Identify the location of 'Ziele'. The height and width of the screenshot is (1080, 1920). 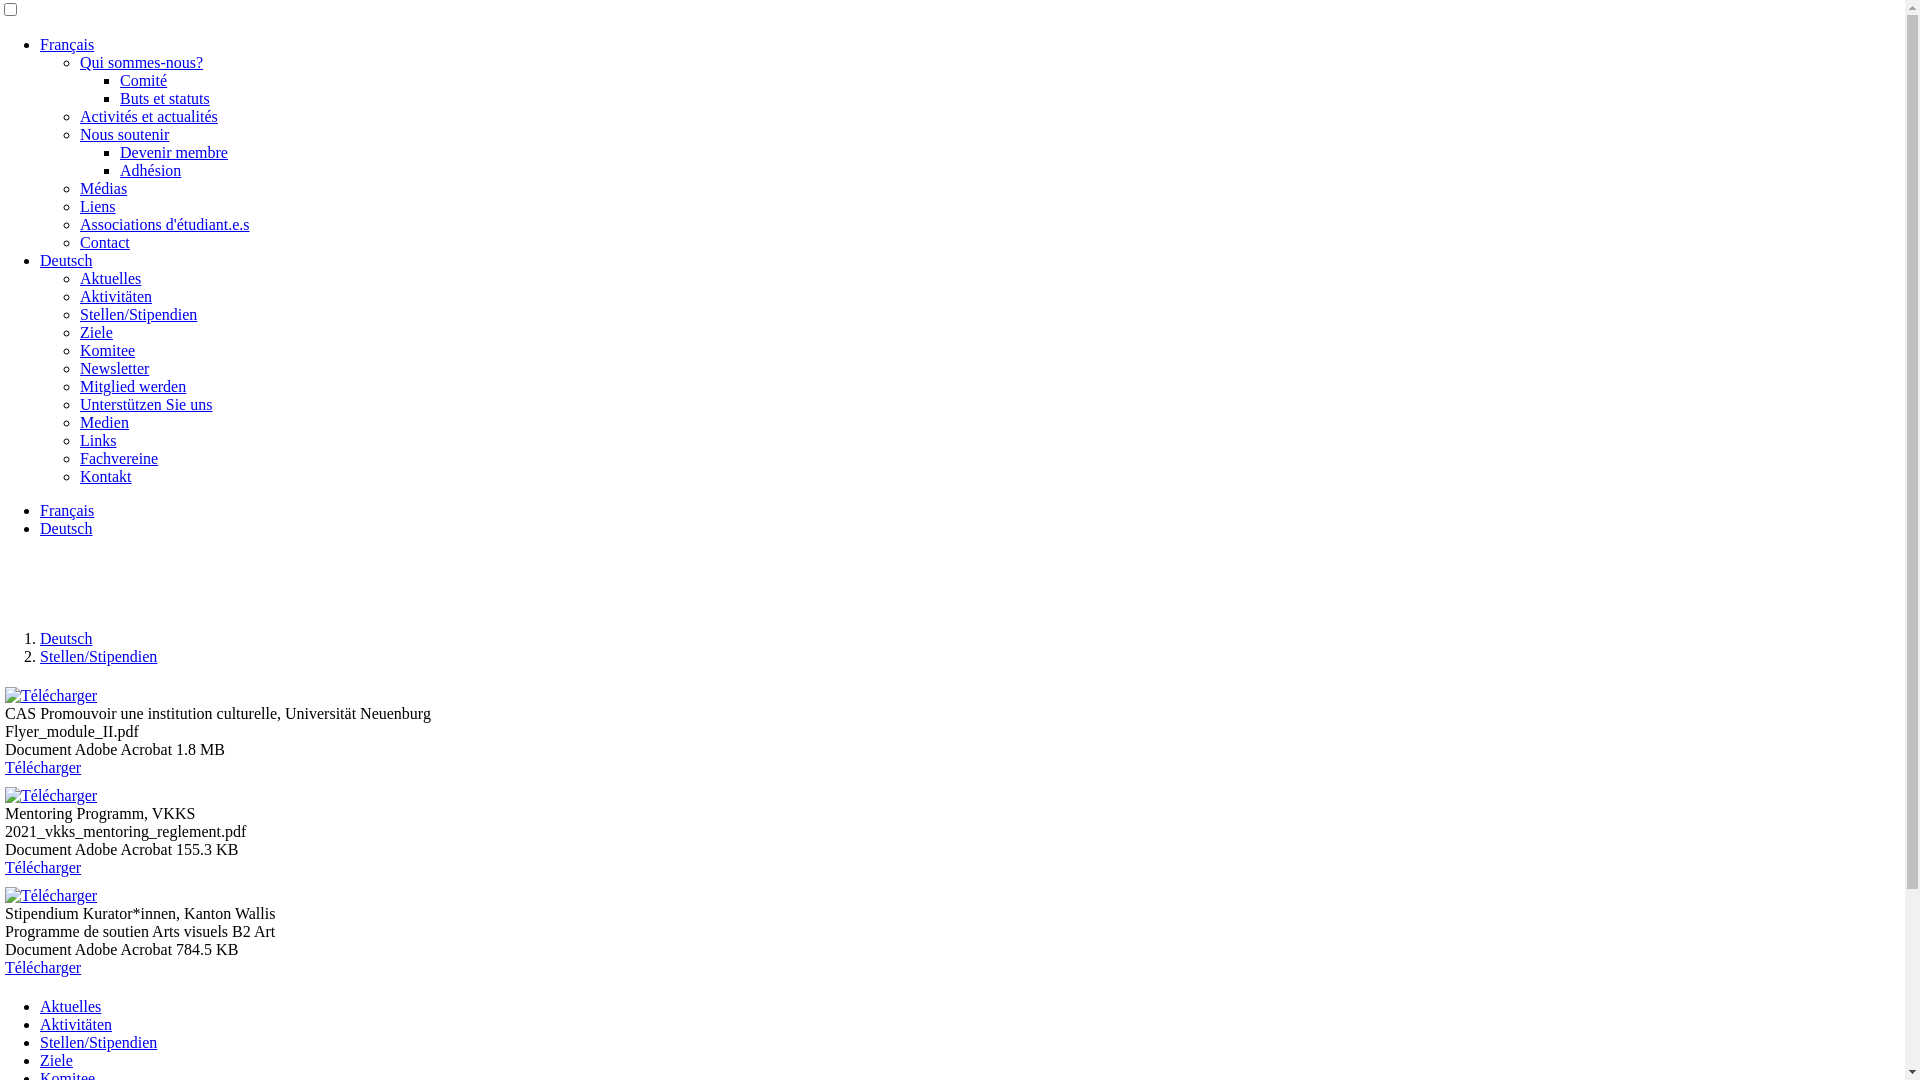
(80, 331).